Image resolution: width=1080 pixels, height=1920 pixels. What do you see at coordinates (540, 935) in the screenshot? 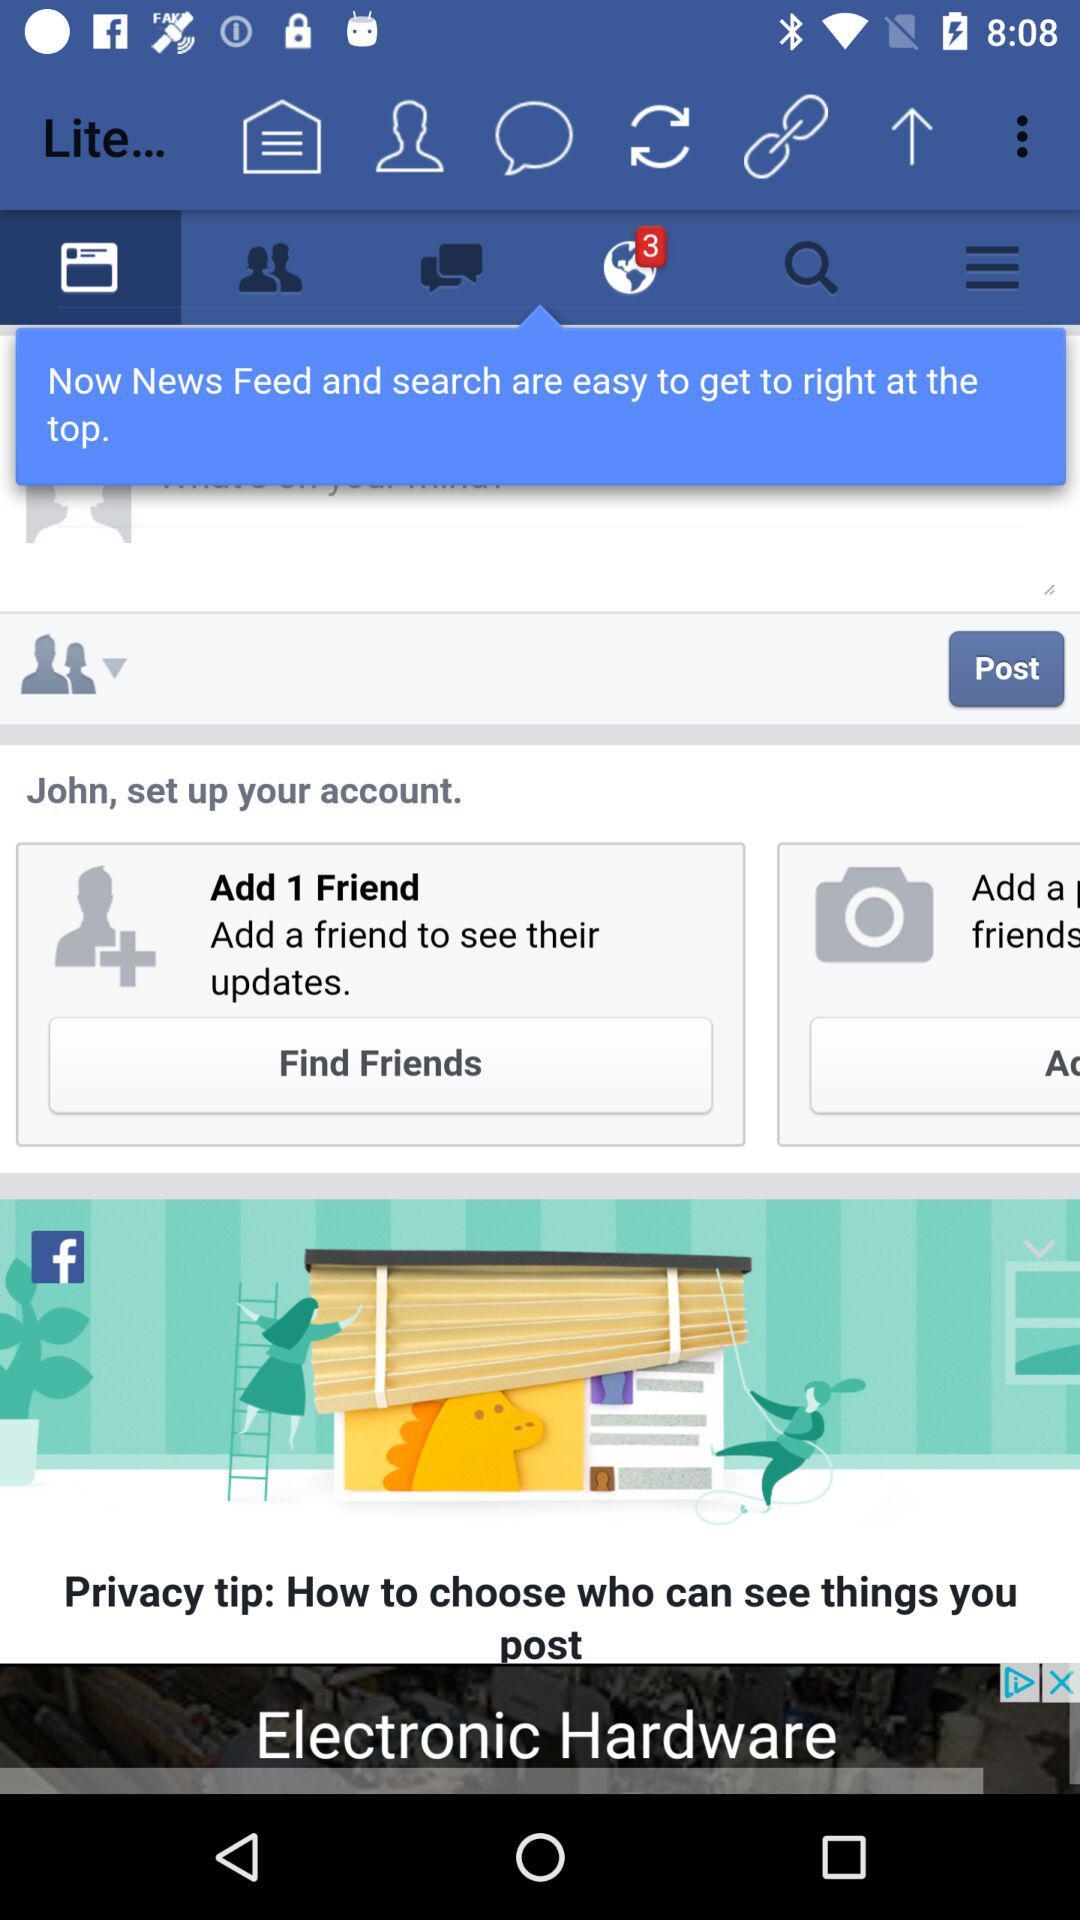
I see `facebook feed` at bounding box center [540, 935].